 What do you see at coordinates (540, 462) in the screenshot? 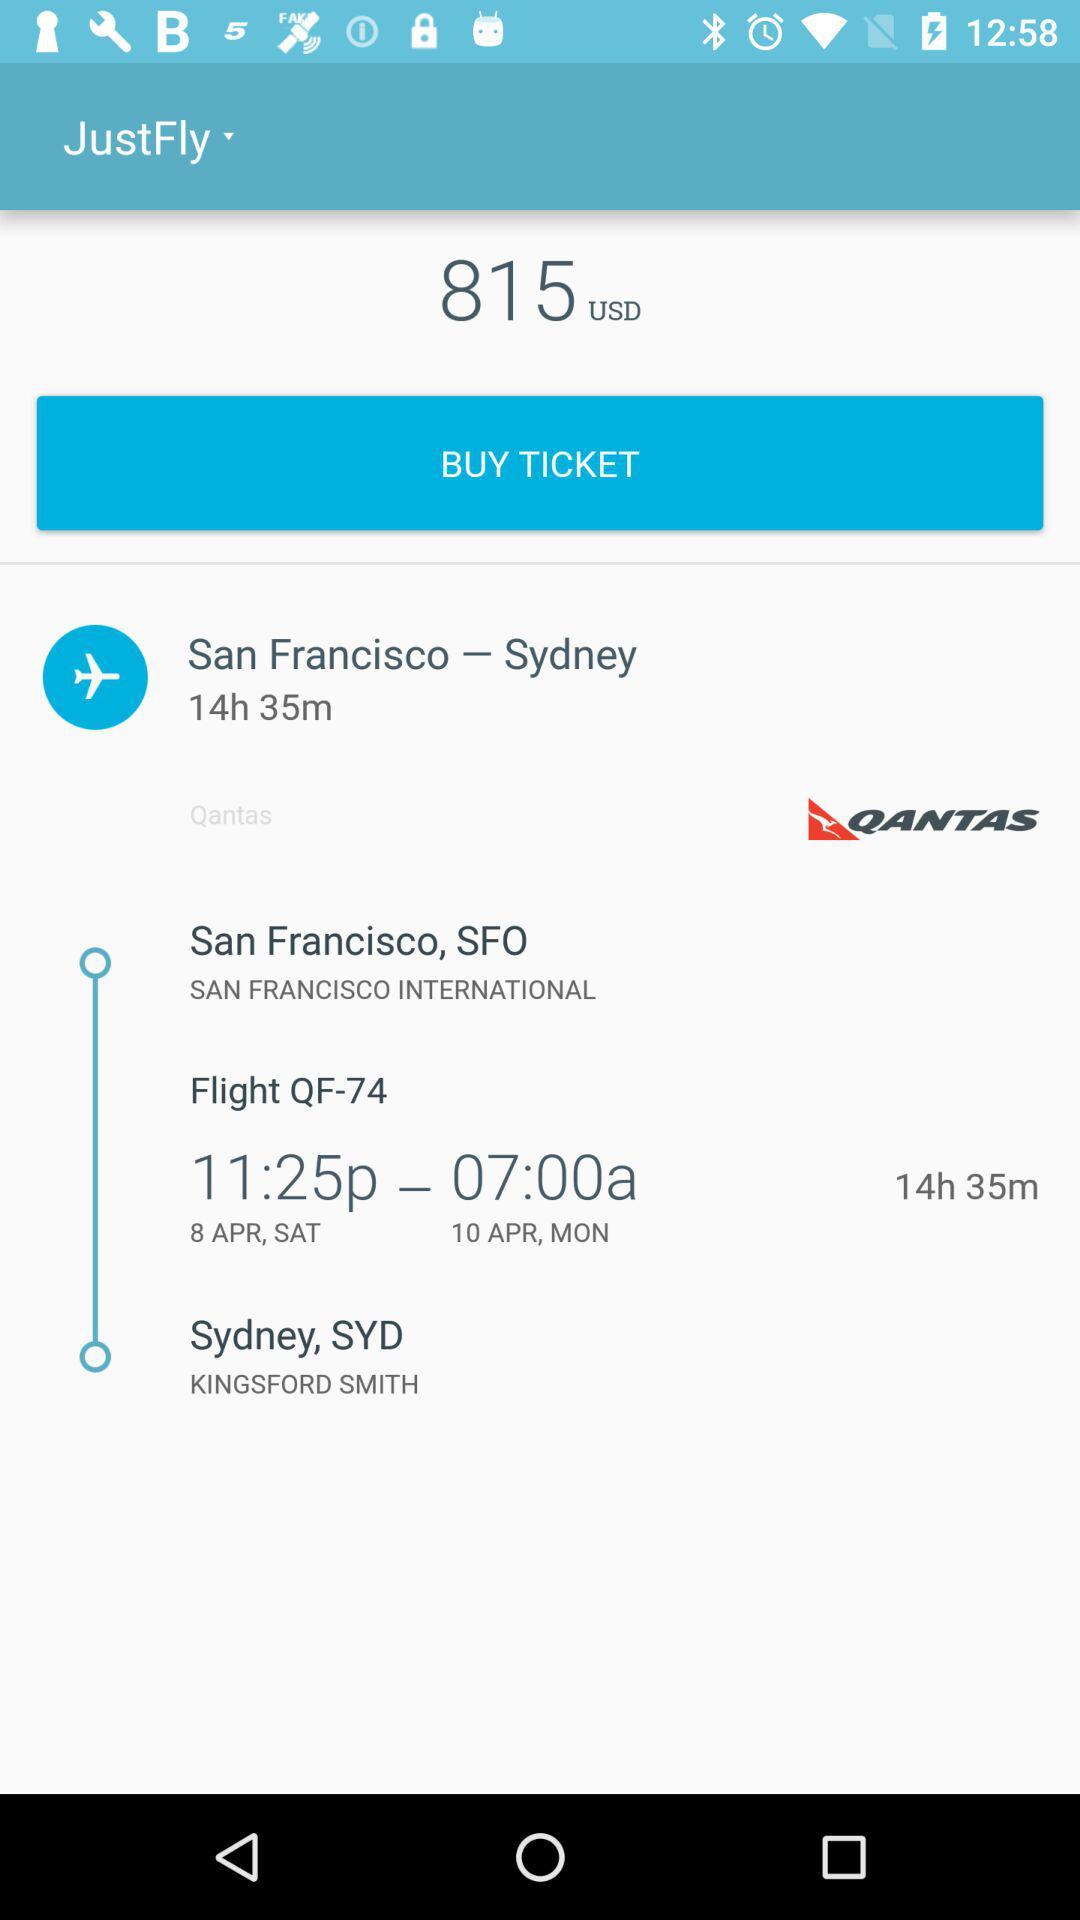
I see `buy ticket item` at bounding box center [540, 462].